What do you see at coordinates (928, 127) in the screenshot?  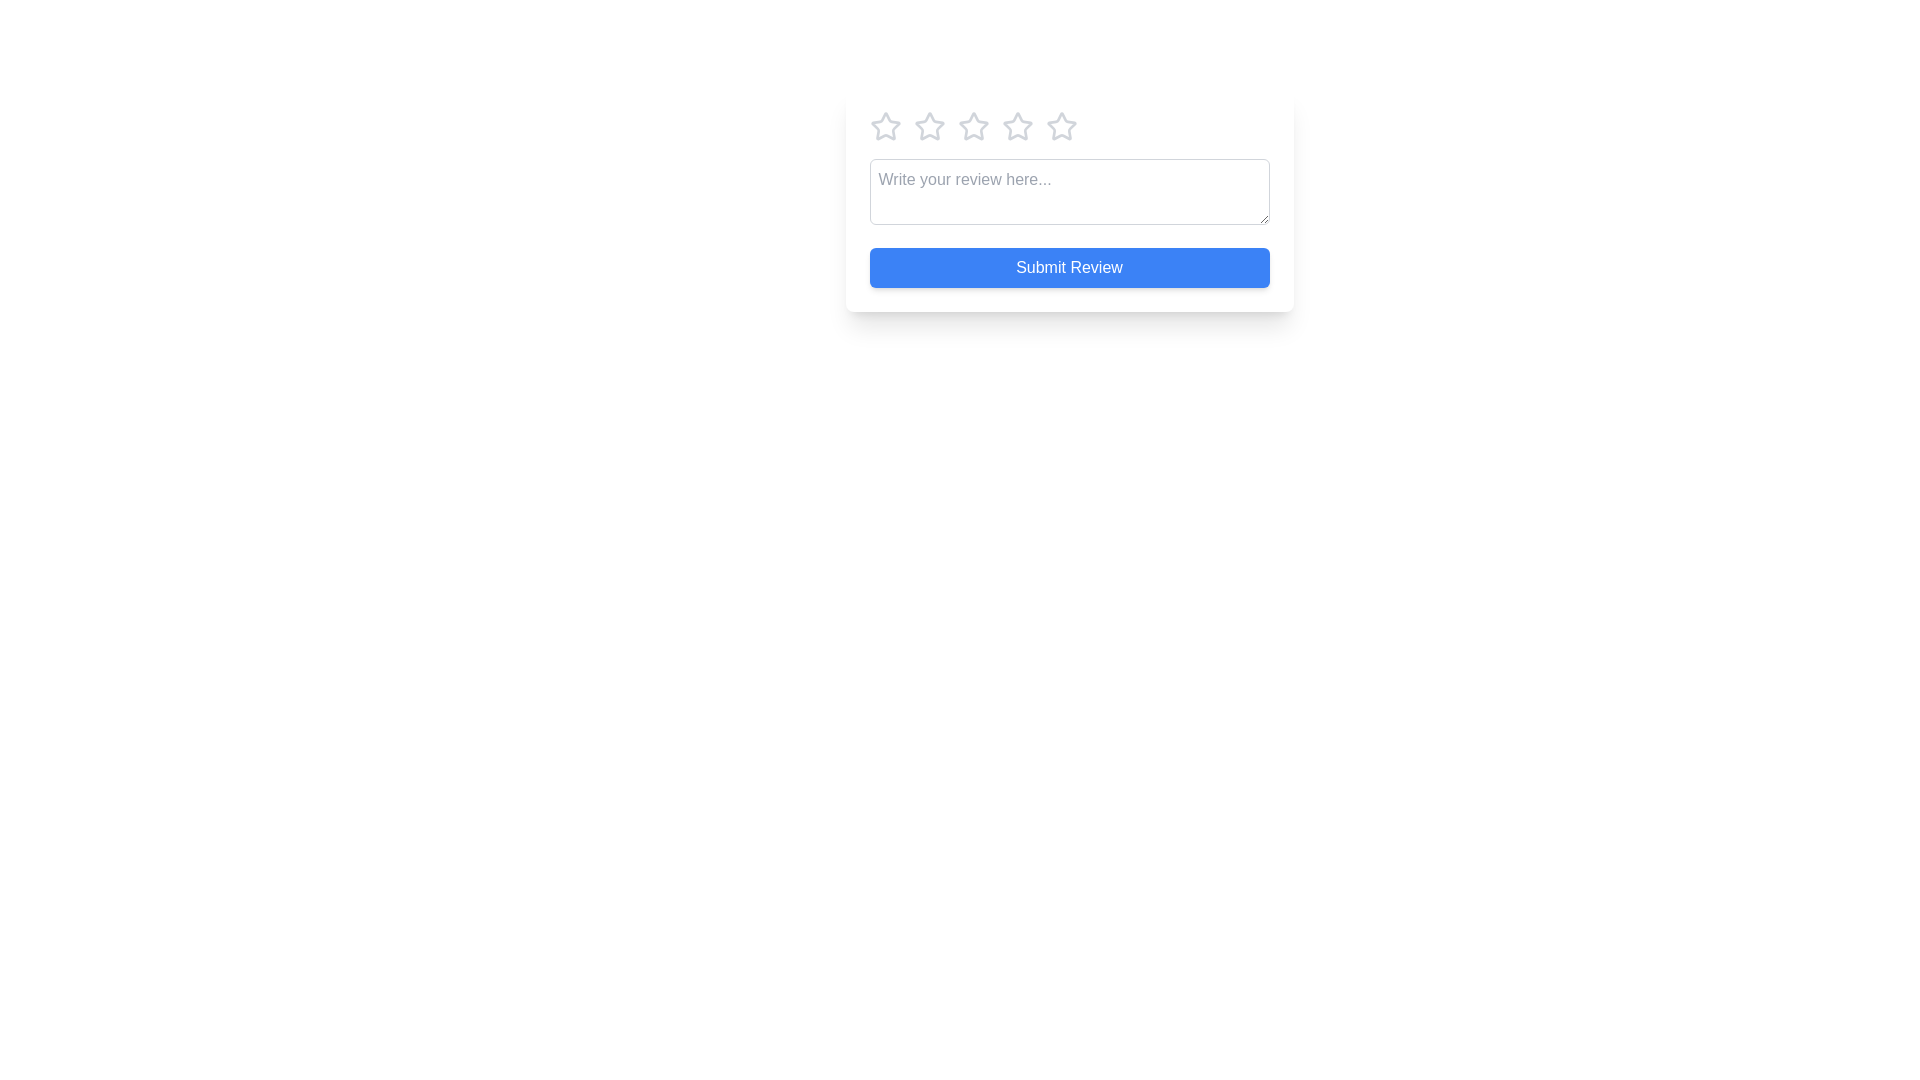 I see `the second star icon in the rating interface` at bounding box center [928, 127].